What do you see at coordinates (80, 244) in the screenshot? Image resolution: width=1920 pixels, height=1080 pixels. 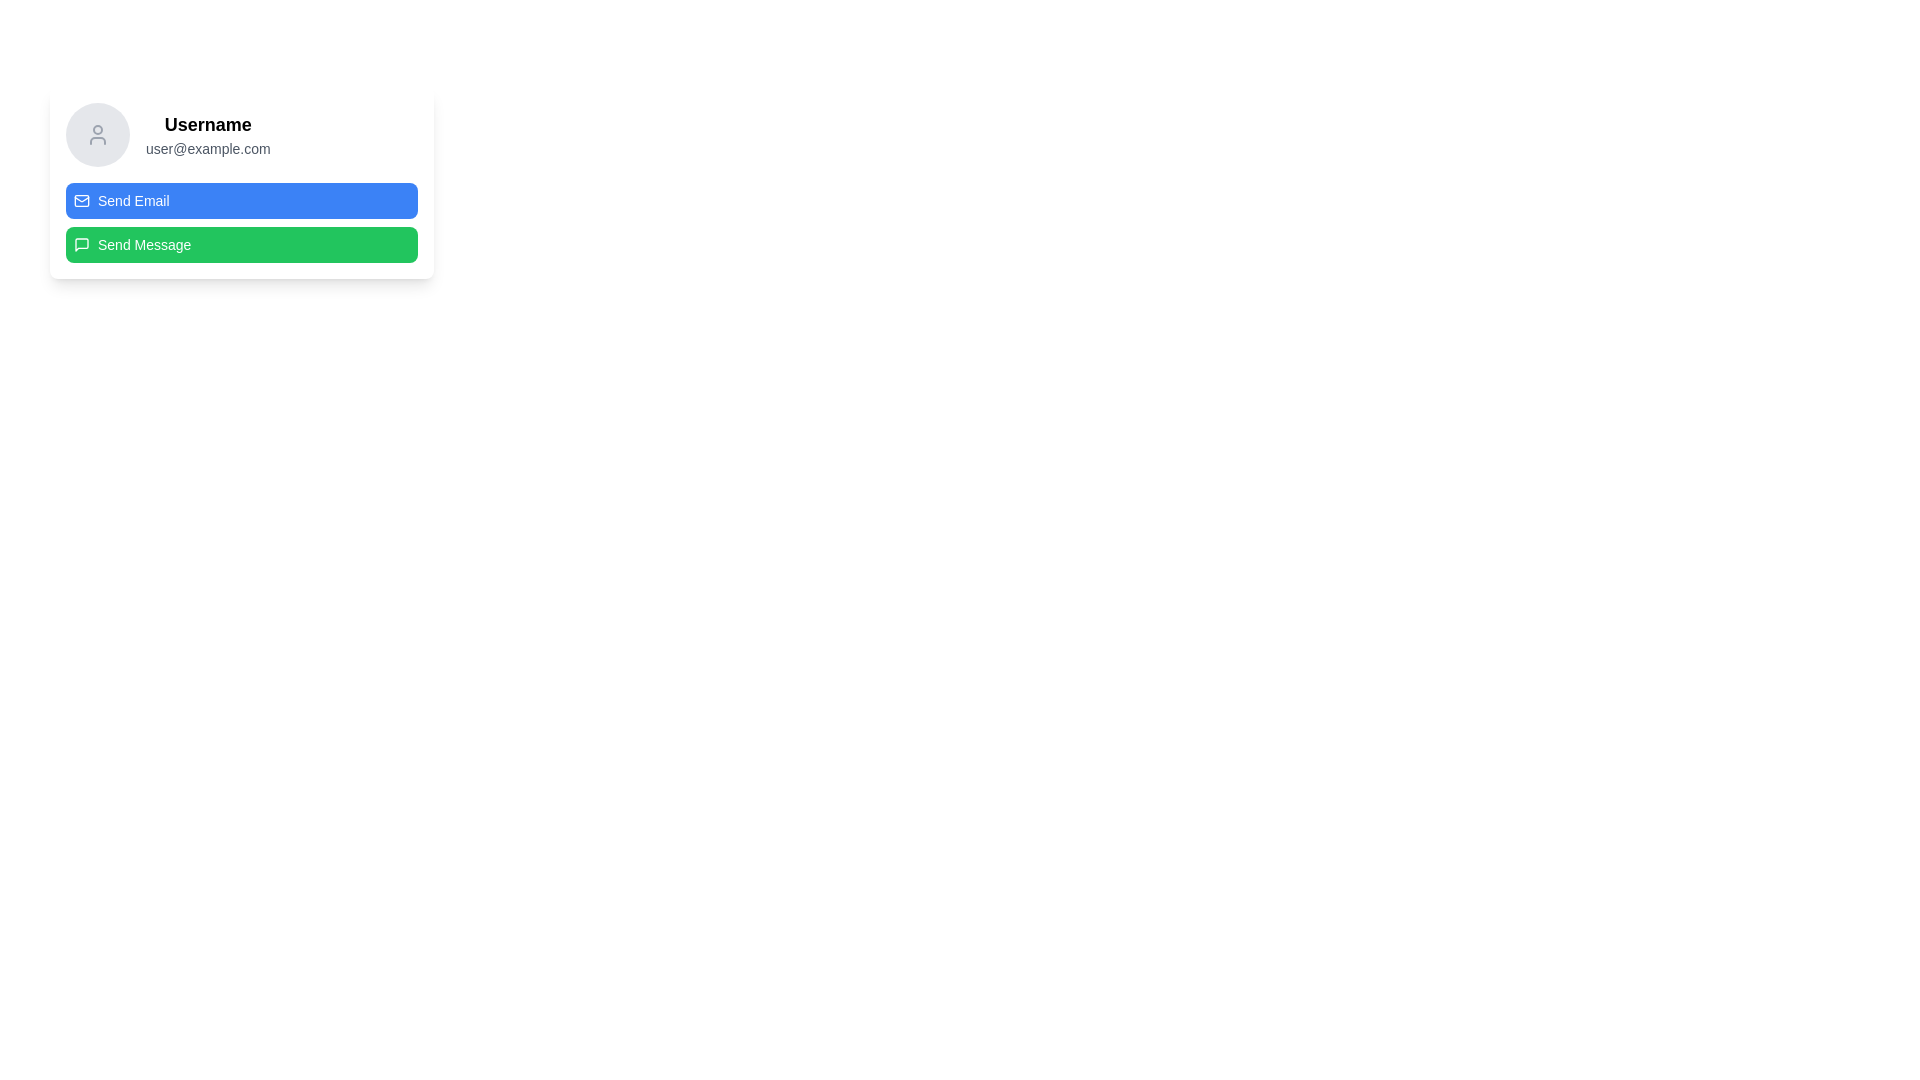 I see `the message sending icon located at the first position within the 'Send Message' button at the bottom of the user card interface` at bounding box center [80, 244].